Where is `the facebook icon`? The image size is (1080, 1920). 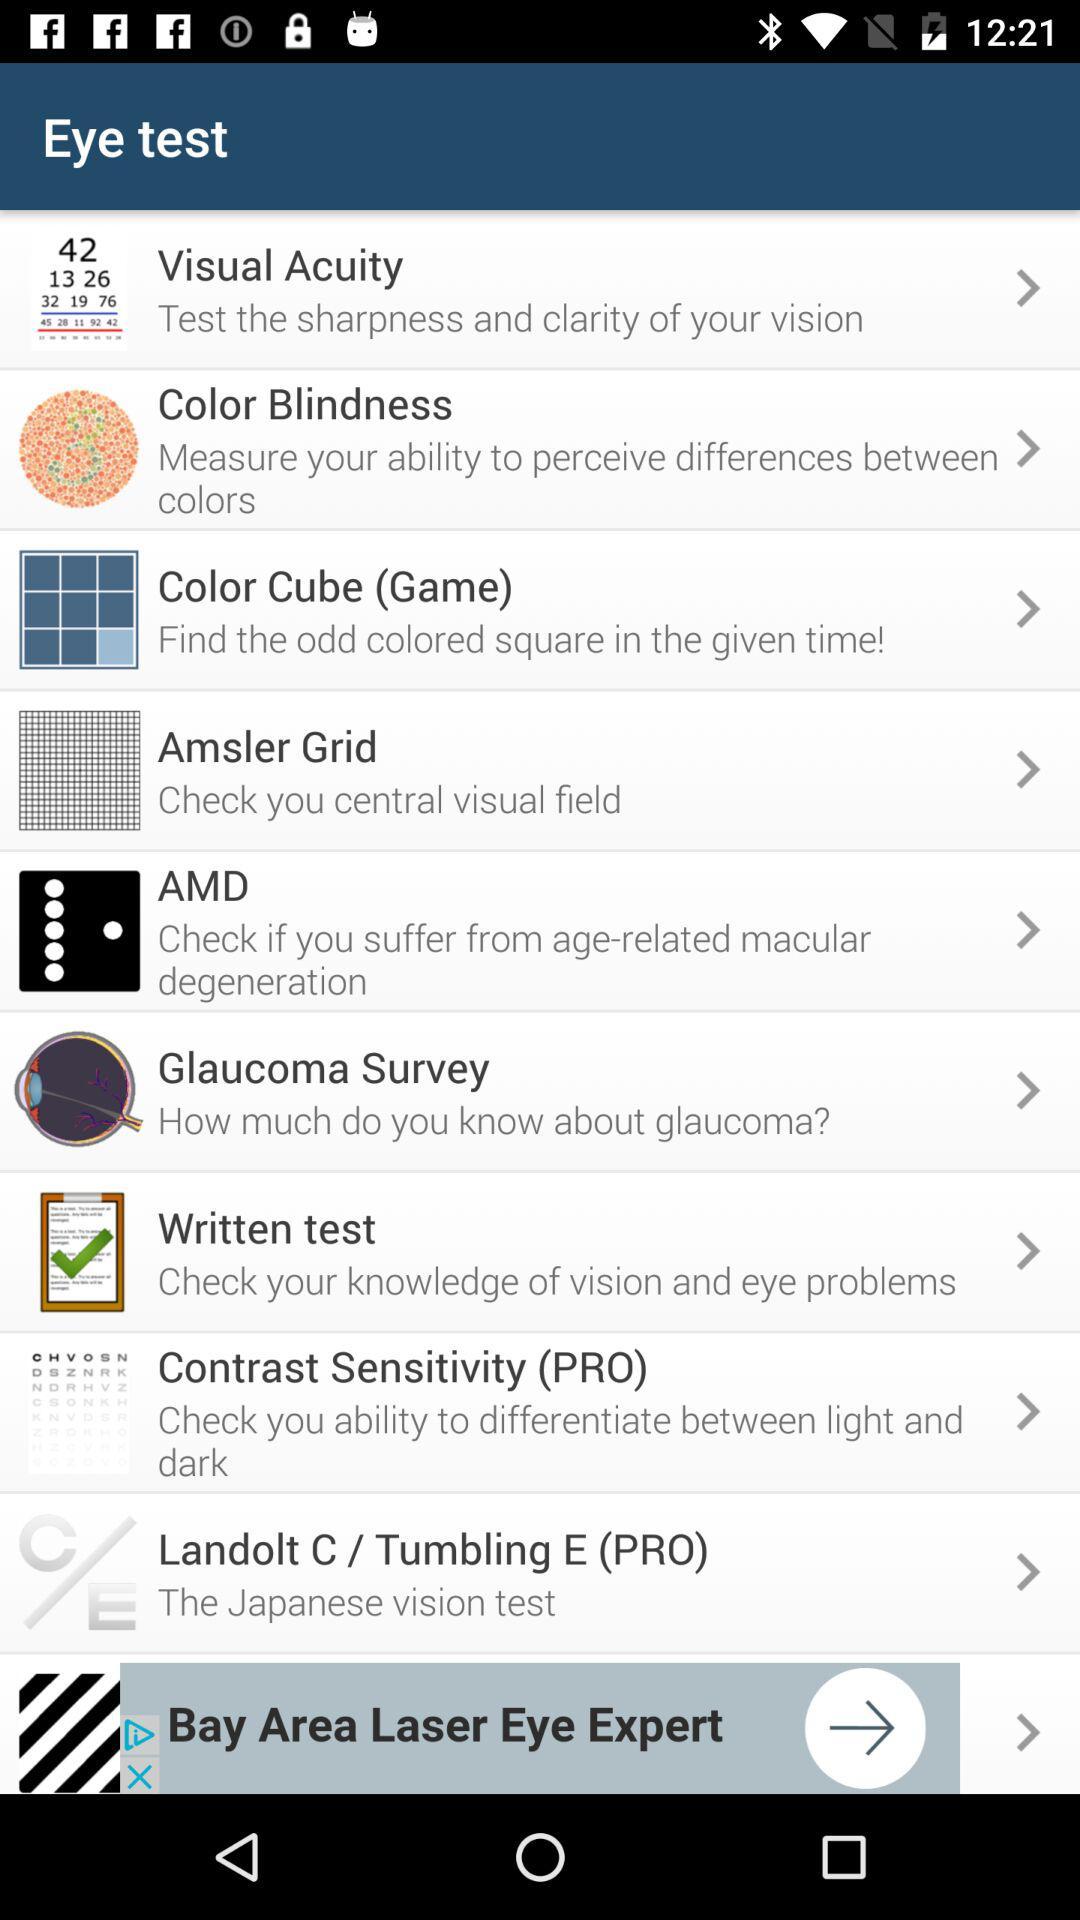
the facebook icon is located at coordinates (42, 44).